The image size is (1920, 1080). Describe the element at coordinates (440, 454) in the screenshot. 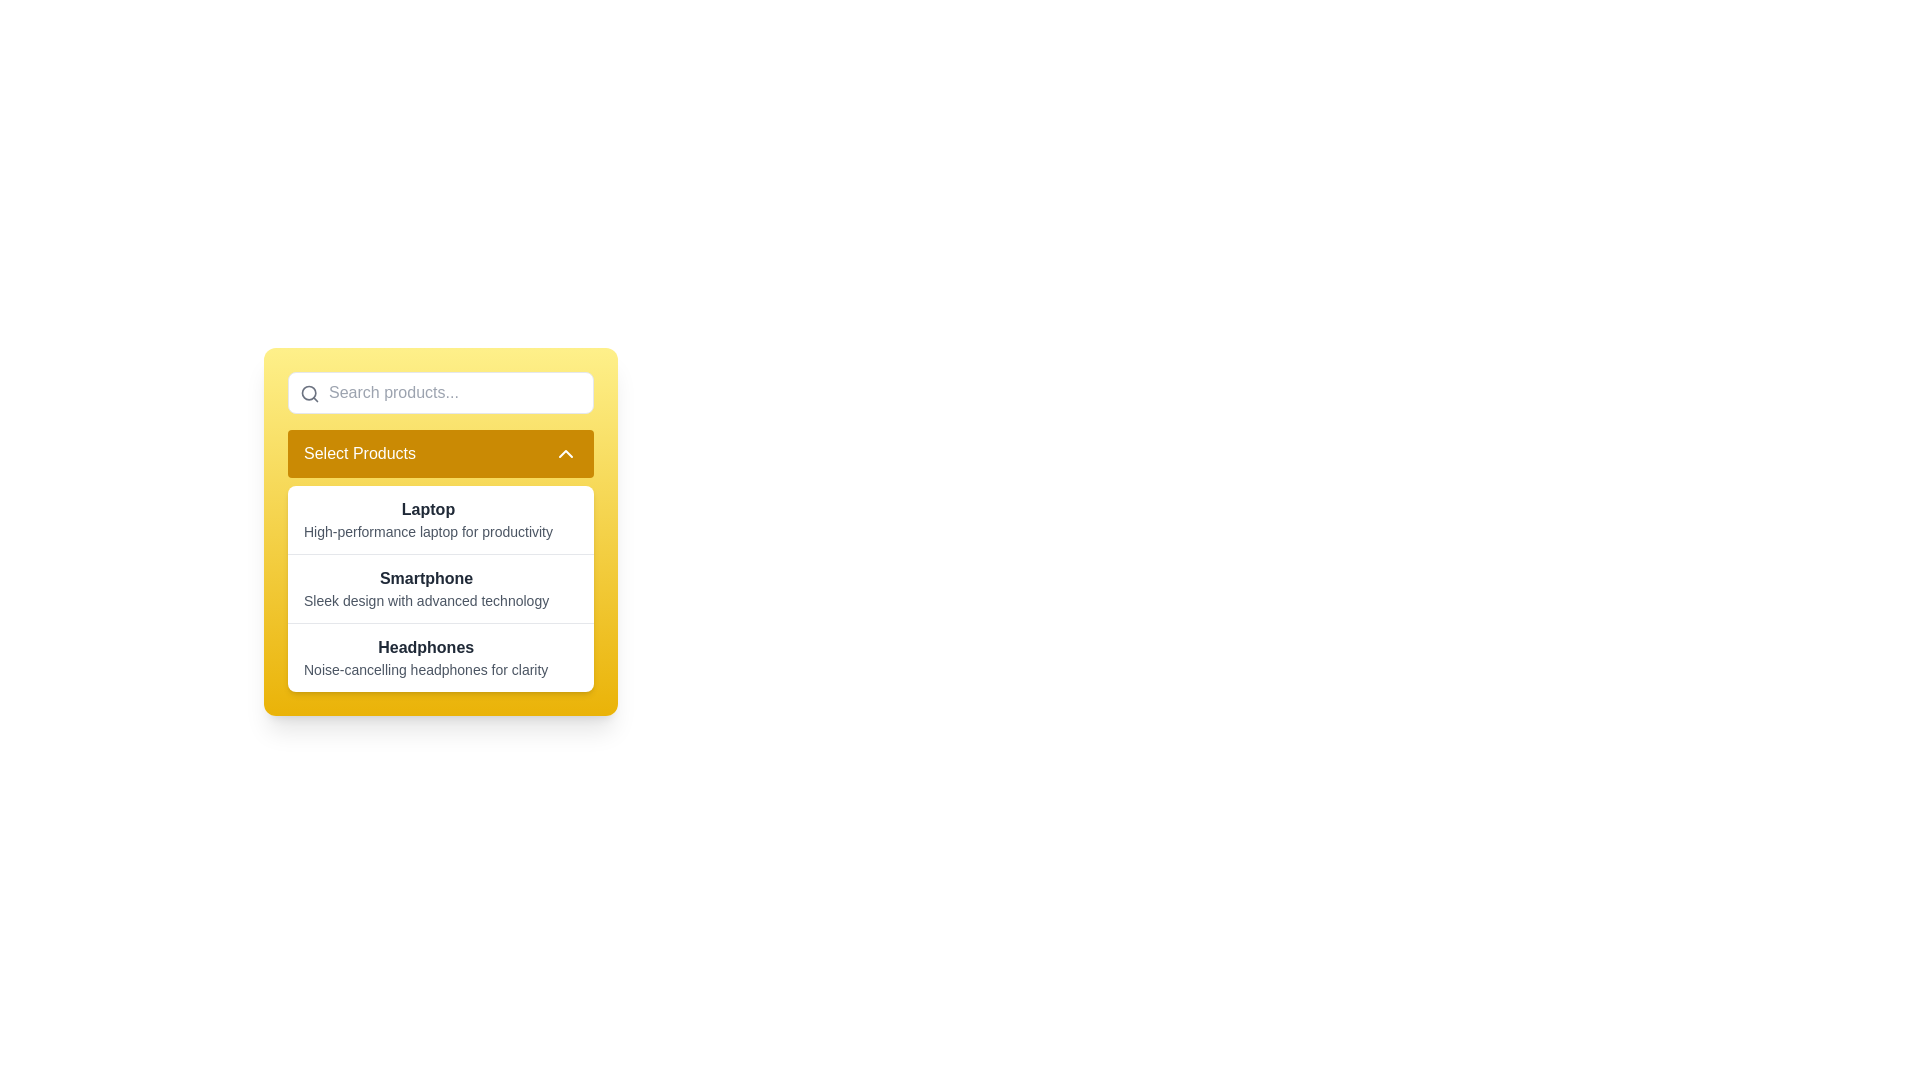

I see `the 'Select Products' Dropdown Button with a yellow background` at that location.